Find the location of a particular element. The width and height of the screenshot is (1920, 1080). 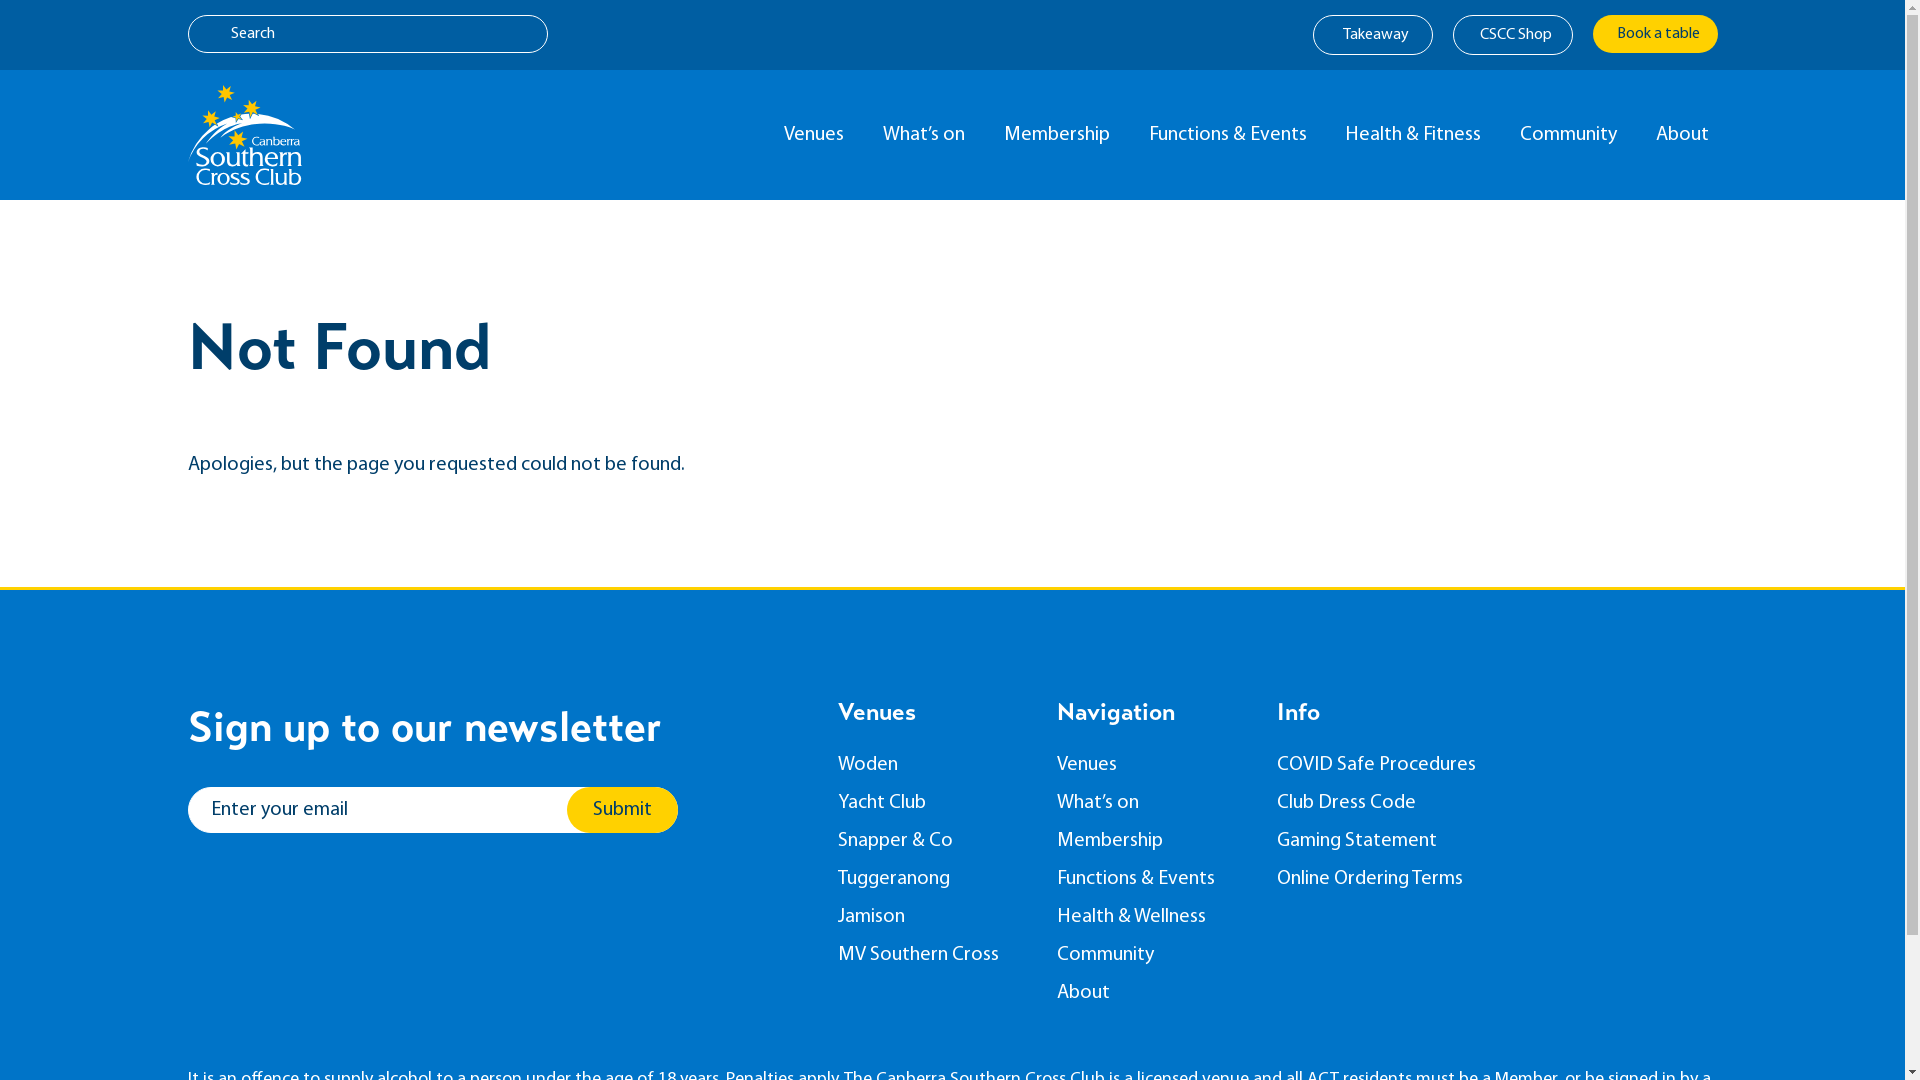

'Membership' is located at coordinates (1060, 135).